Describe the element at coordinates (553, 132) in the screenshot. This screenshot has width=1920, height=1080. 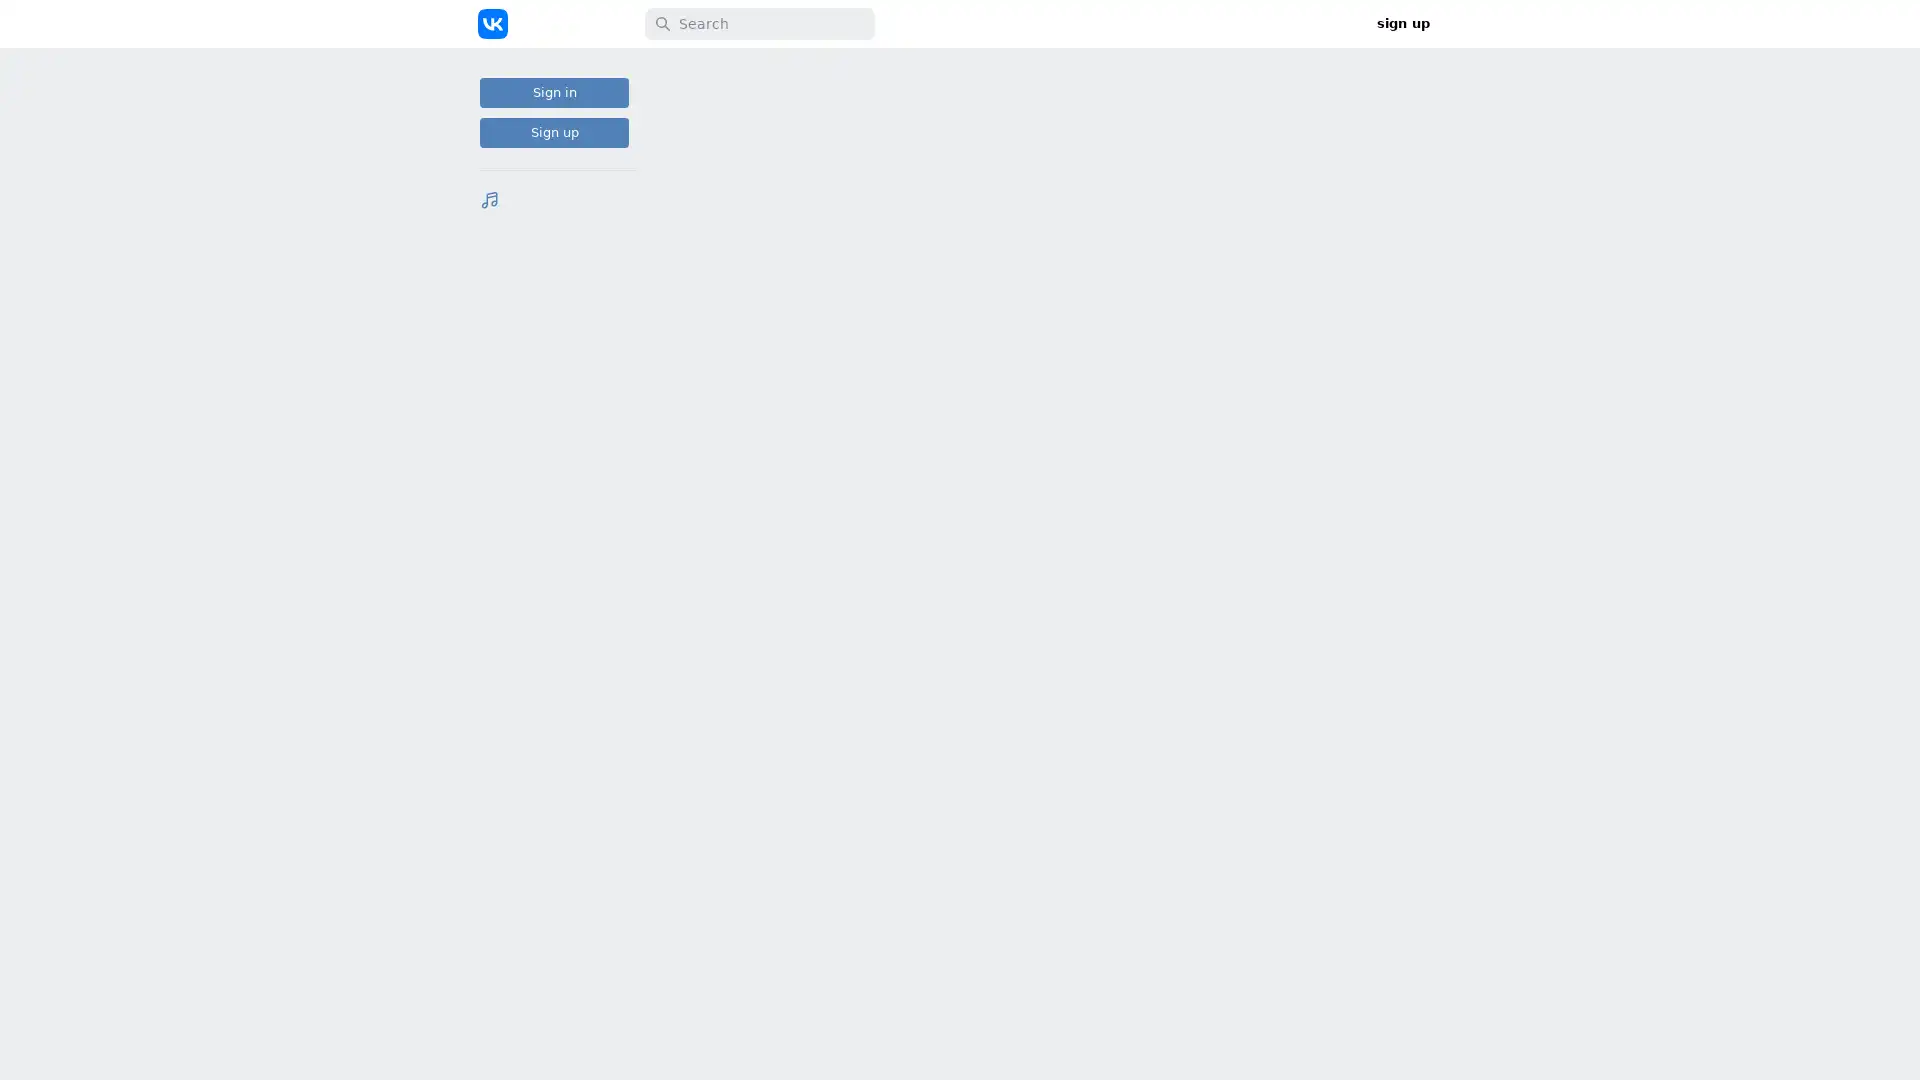
I see `Sign up` at that location.